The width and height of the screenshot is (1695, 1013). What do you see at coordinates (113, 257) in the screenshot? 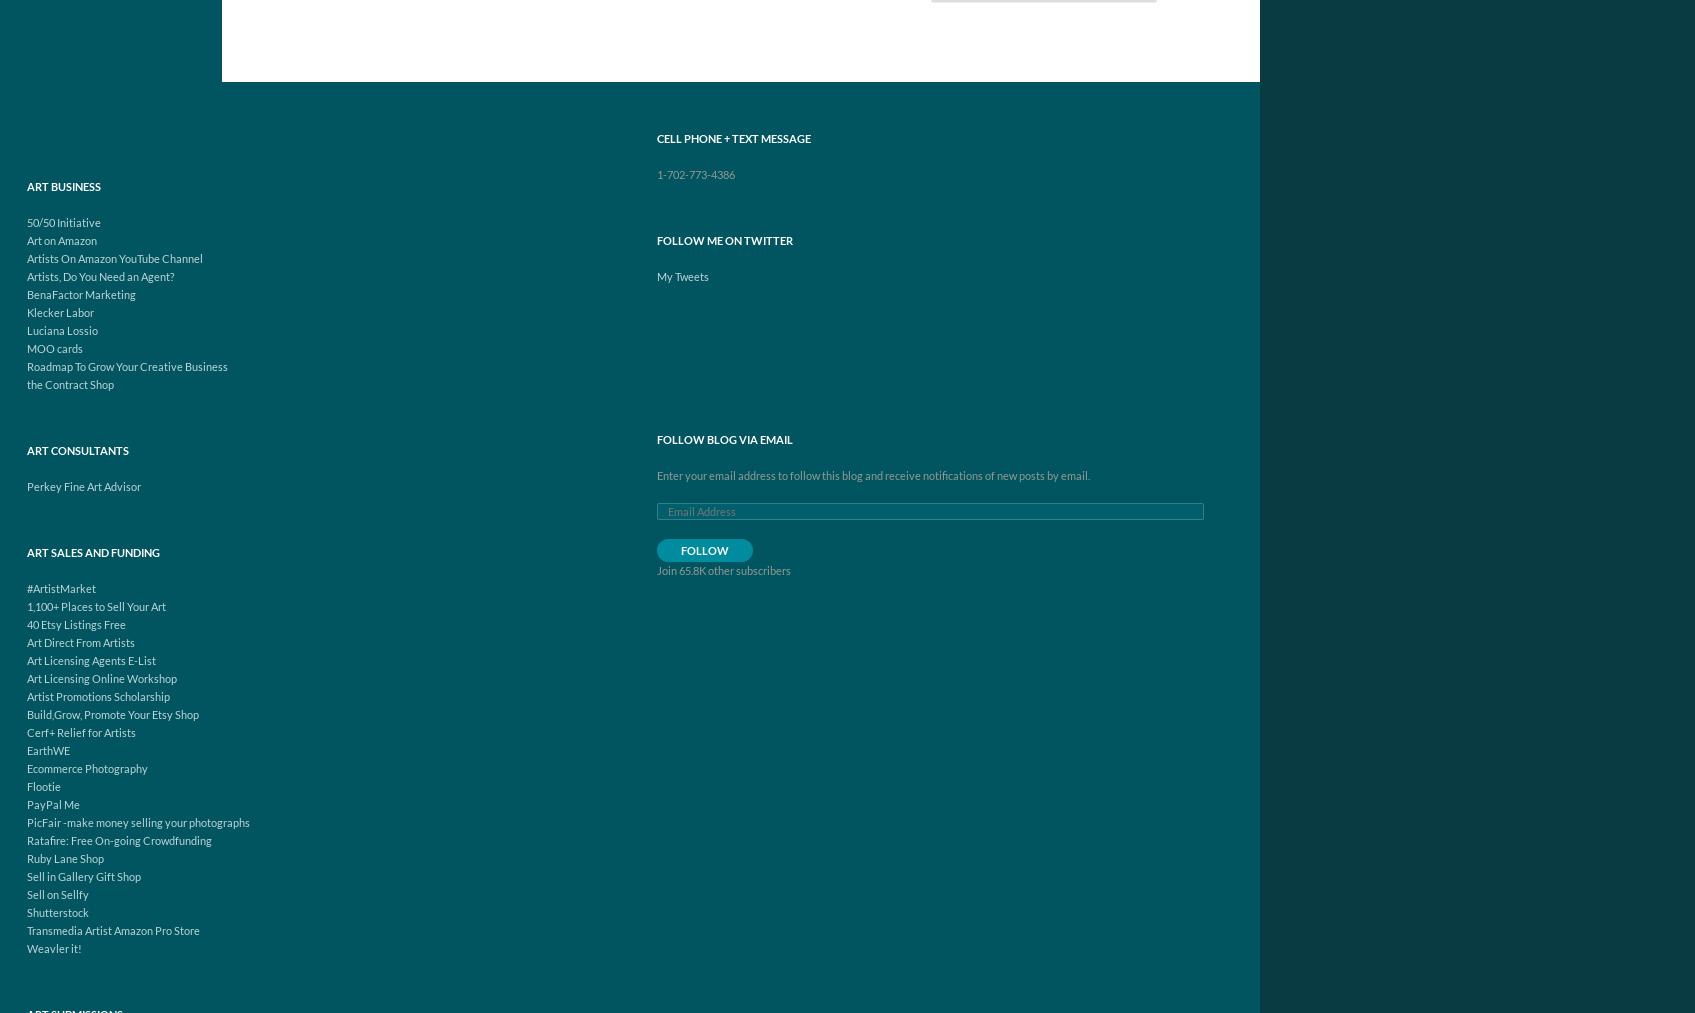
I see `'Artists On Amazon YouTube Channel'` at bounding box center [113, 257].